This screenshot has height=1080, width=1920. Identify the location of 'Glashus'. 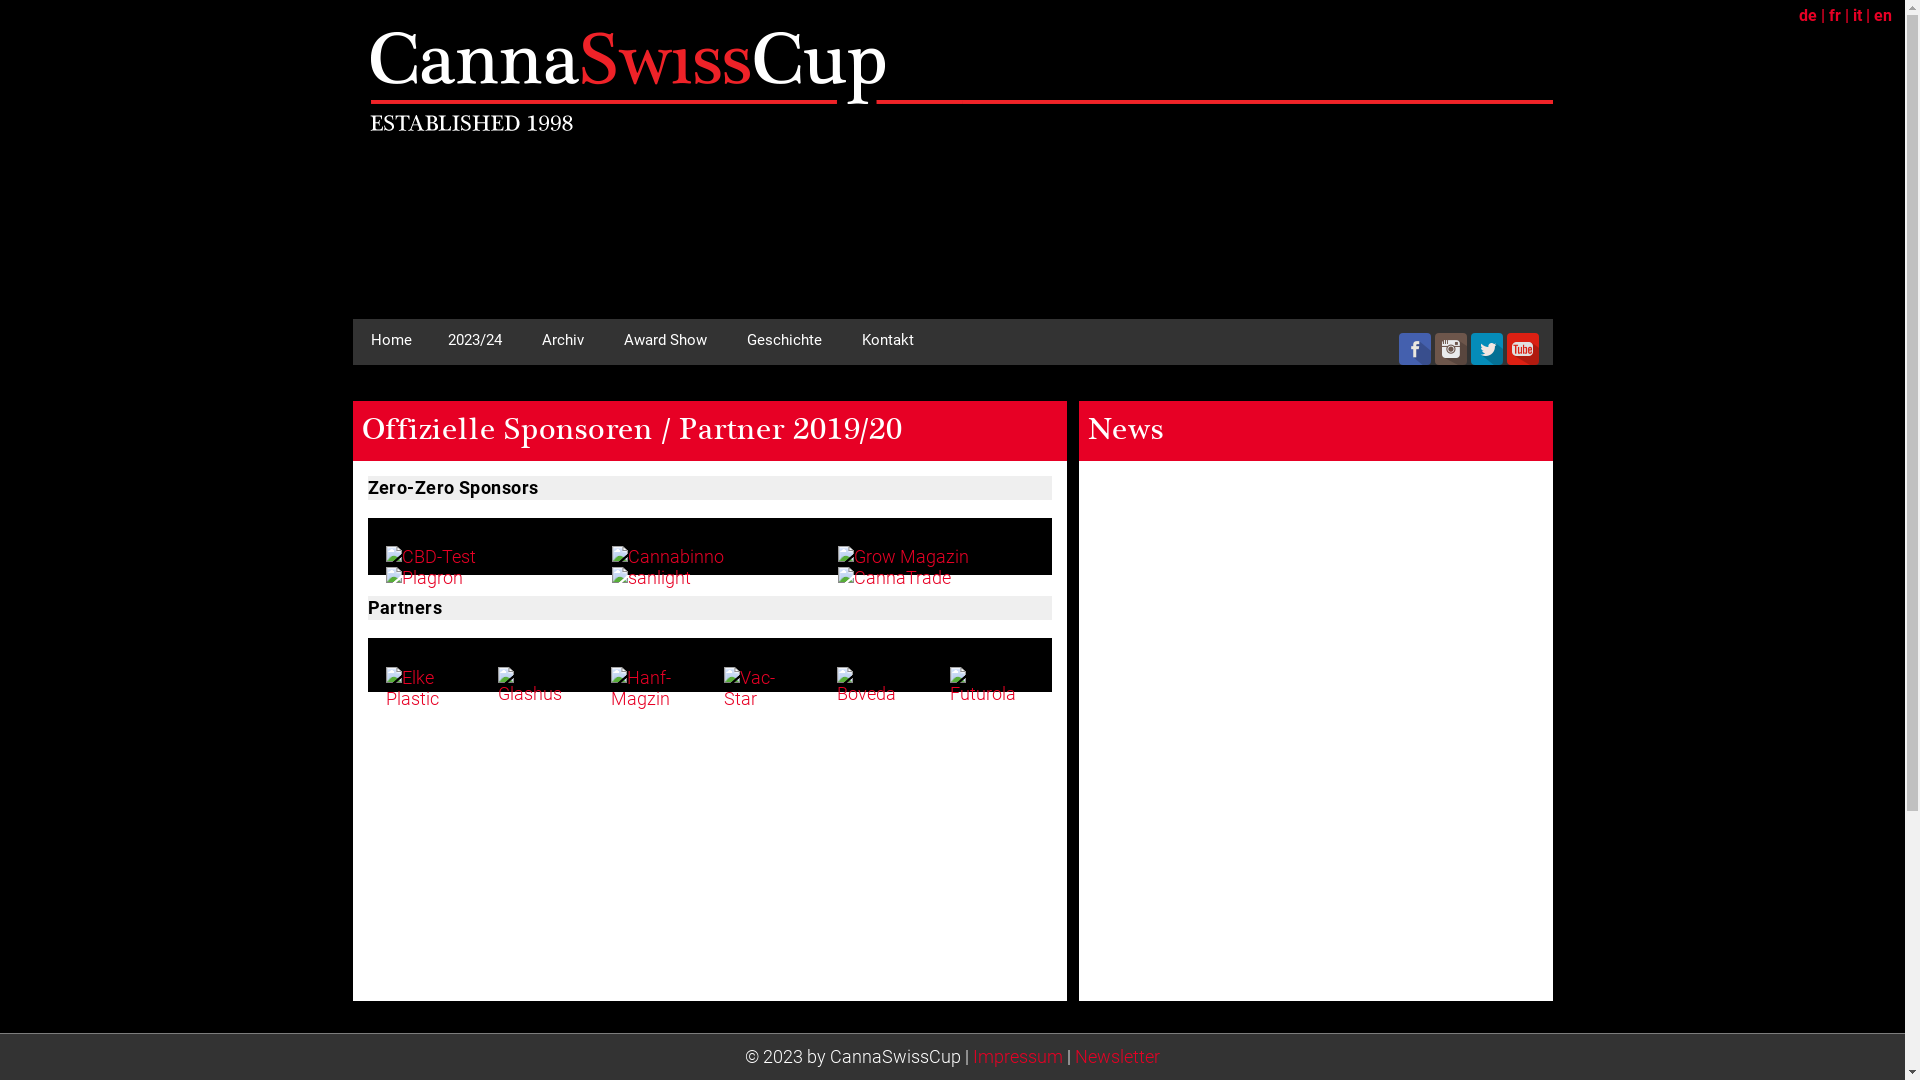
(534, 684).